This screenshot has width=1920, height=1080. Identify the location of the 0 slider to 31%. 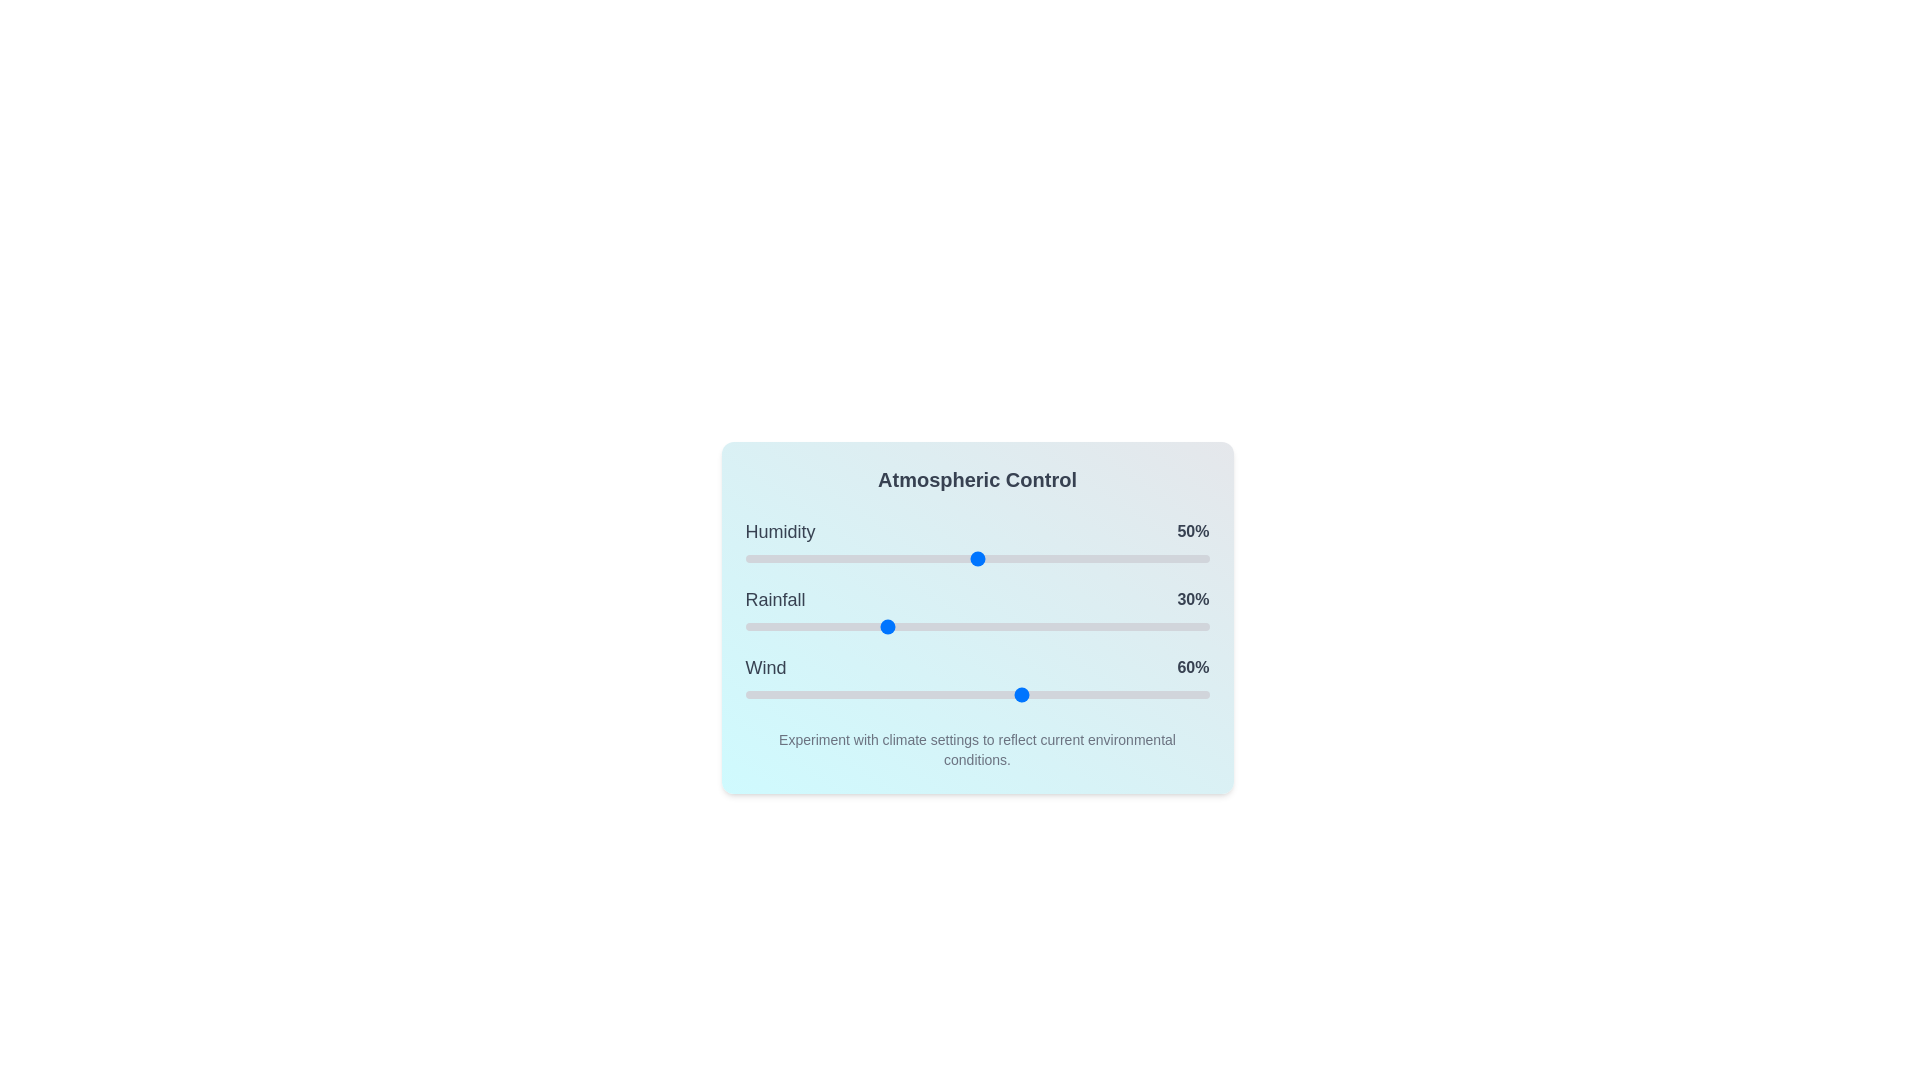
(888, 559).